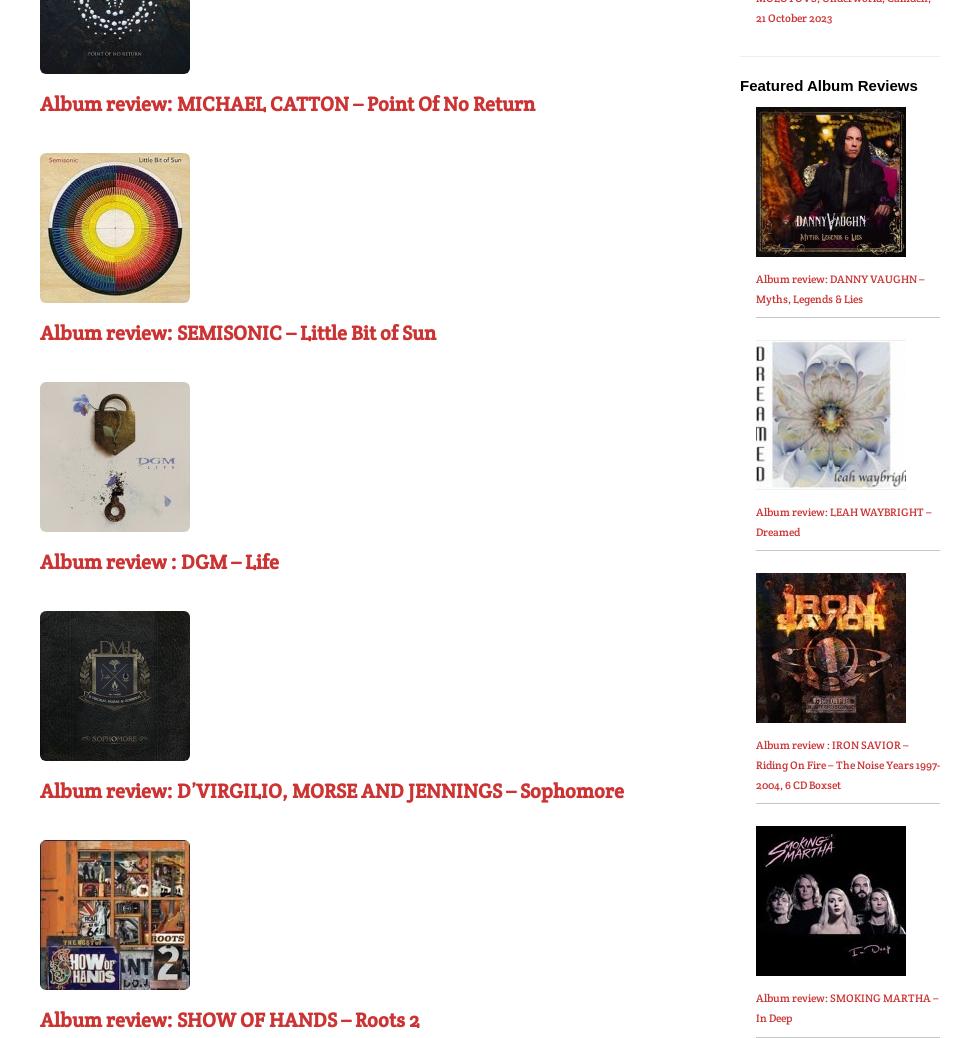 The image size is (980, 1038). I want to click on 'Album review: D’VIRGILIO, MORSE AND JENNINGS – Sophomore', so click(39, 790).